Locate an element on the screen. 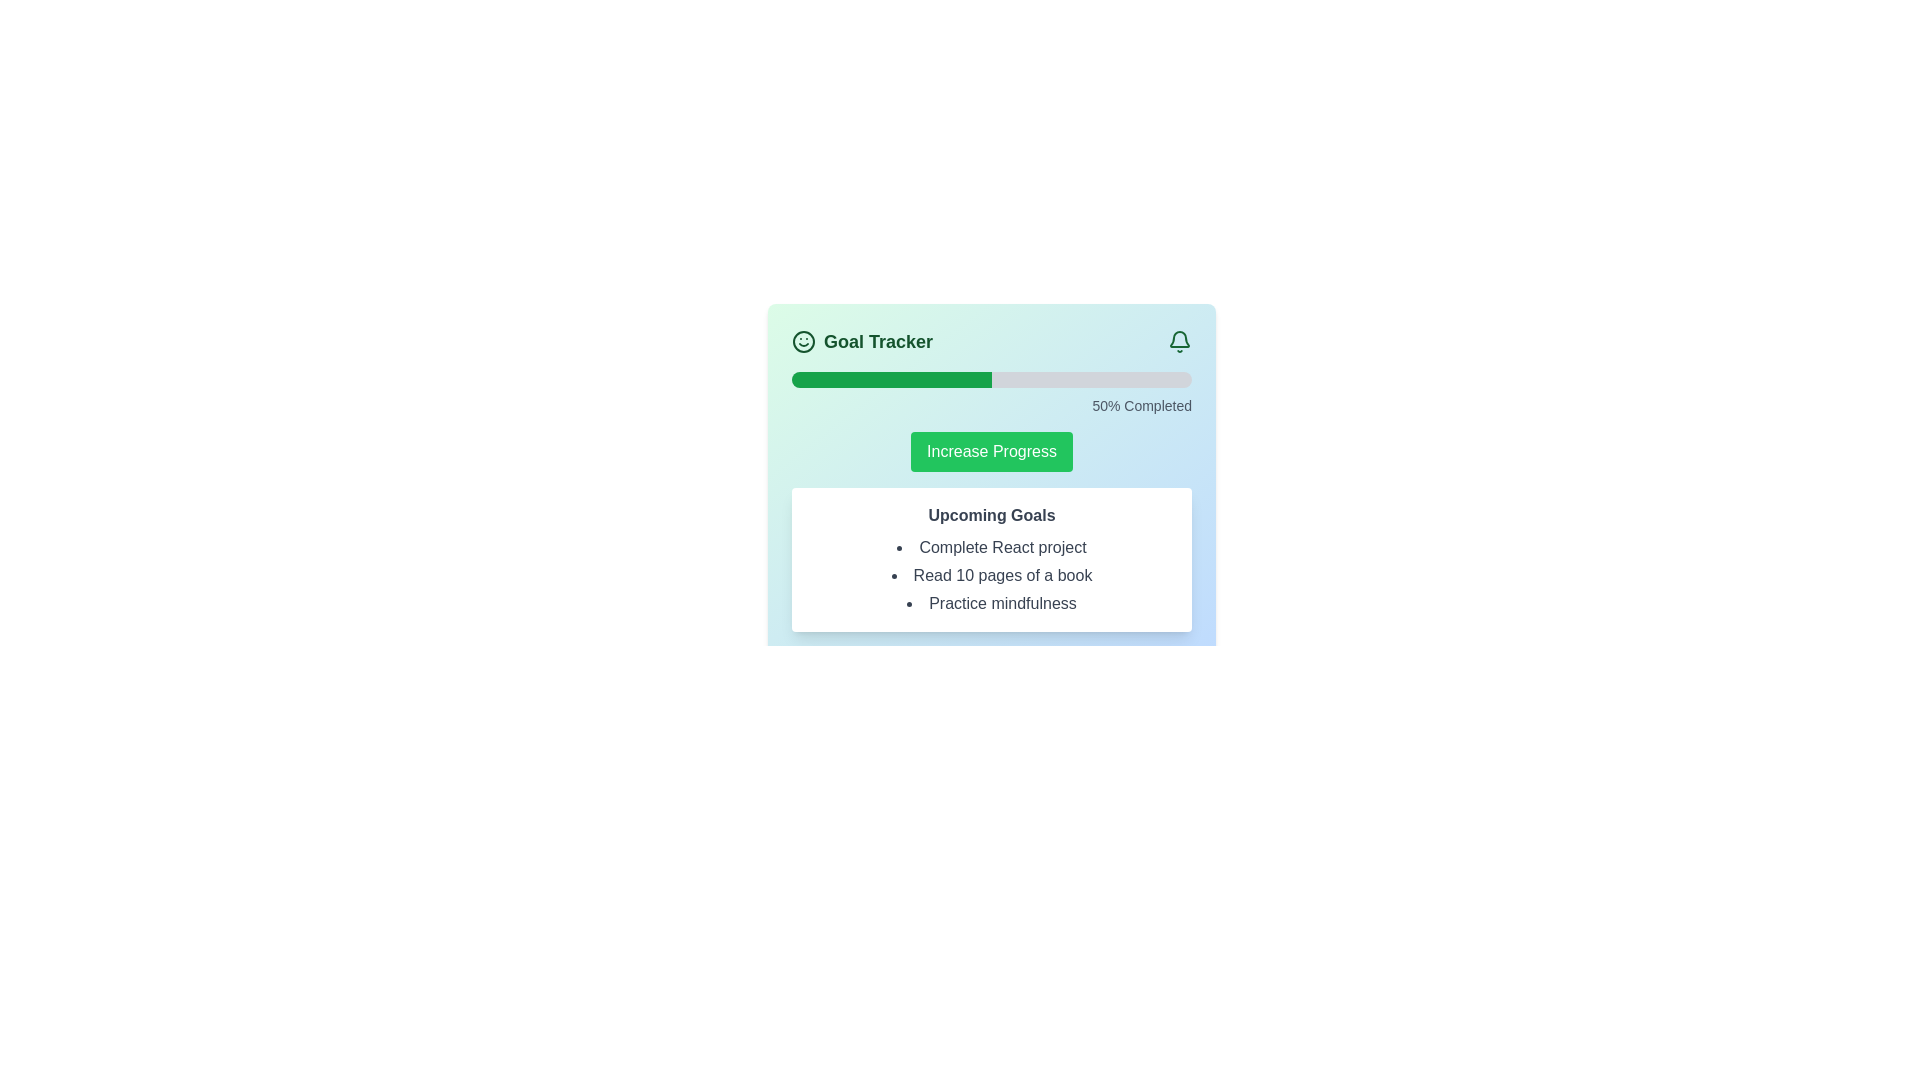  the Progress bar fill that visually represents 50% completion of the goal, located centrally below the 'Goal Tracker' label is located at coordinates (891, 380).